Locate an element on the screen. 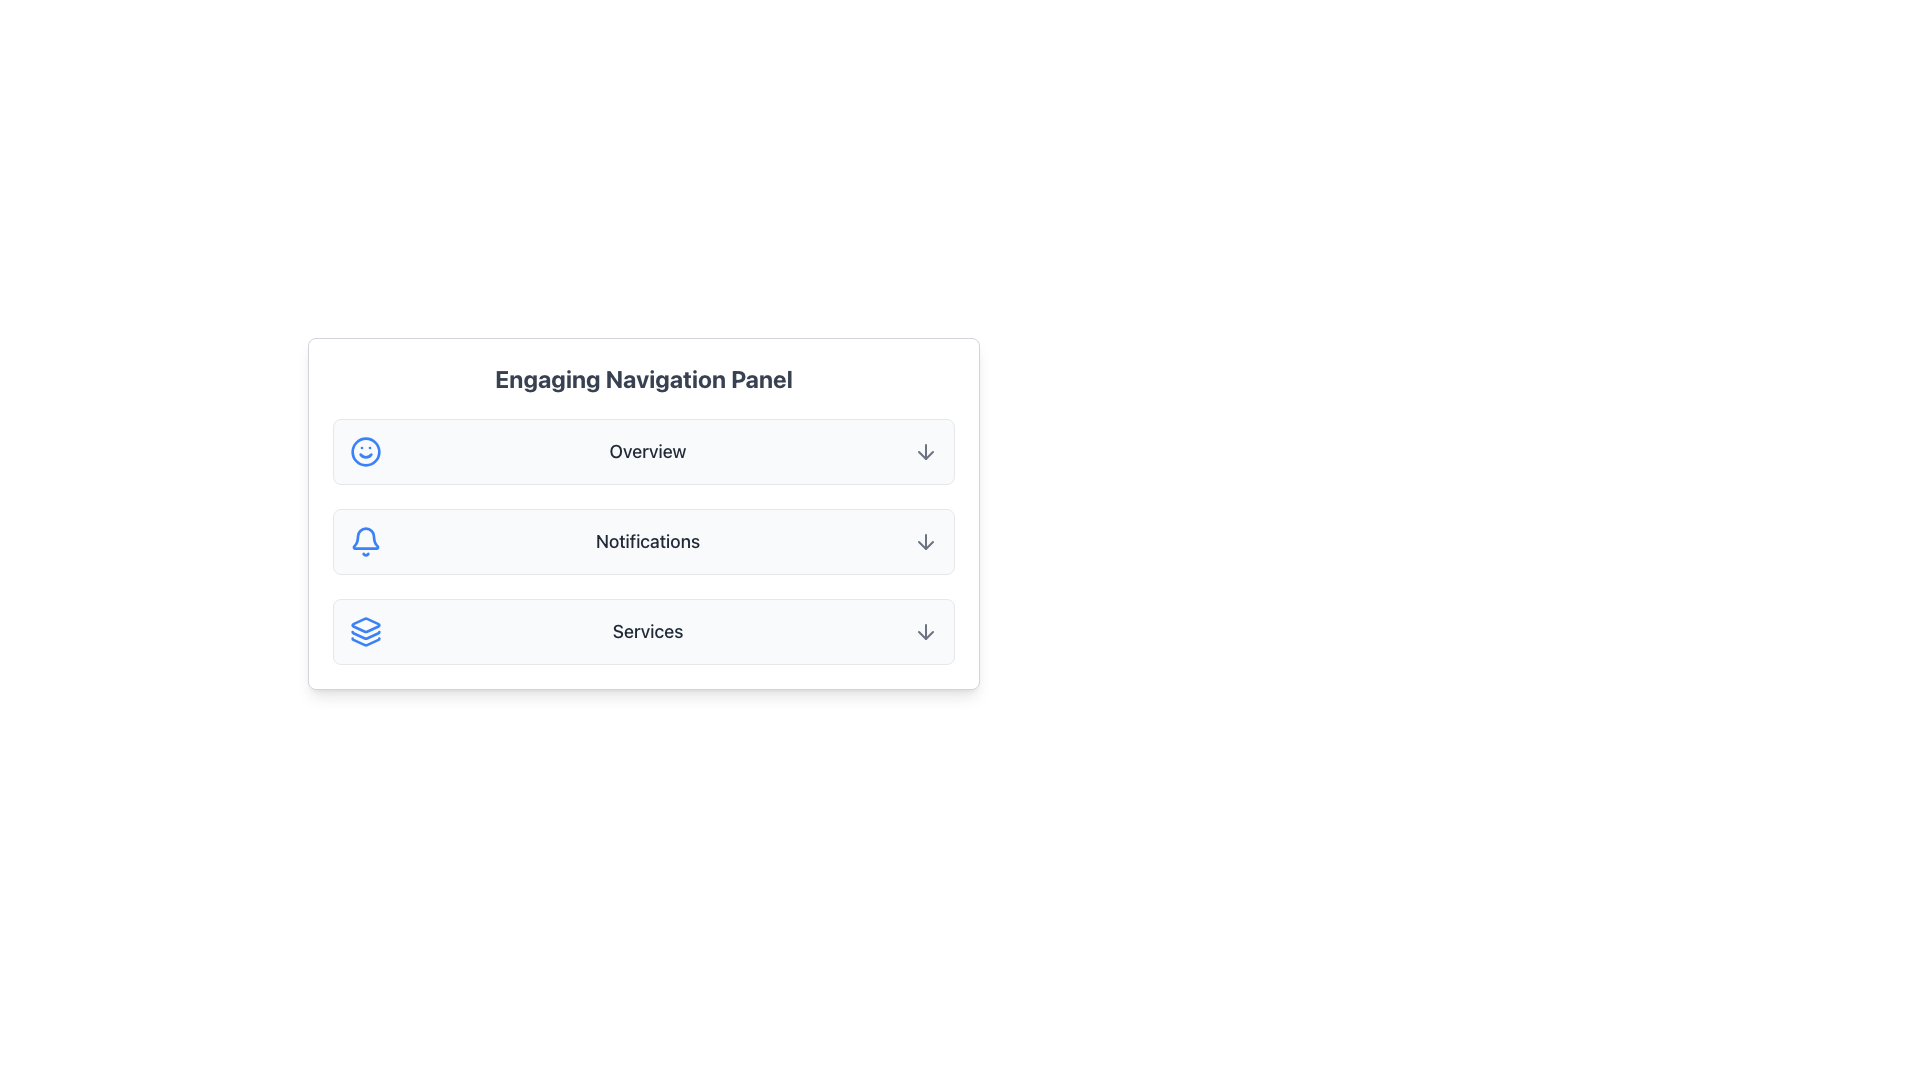 This screenshot has height=1080, width=1920. the icon located at the top right corner of the 'Overview' row is located at coordinates (925, 451).